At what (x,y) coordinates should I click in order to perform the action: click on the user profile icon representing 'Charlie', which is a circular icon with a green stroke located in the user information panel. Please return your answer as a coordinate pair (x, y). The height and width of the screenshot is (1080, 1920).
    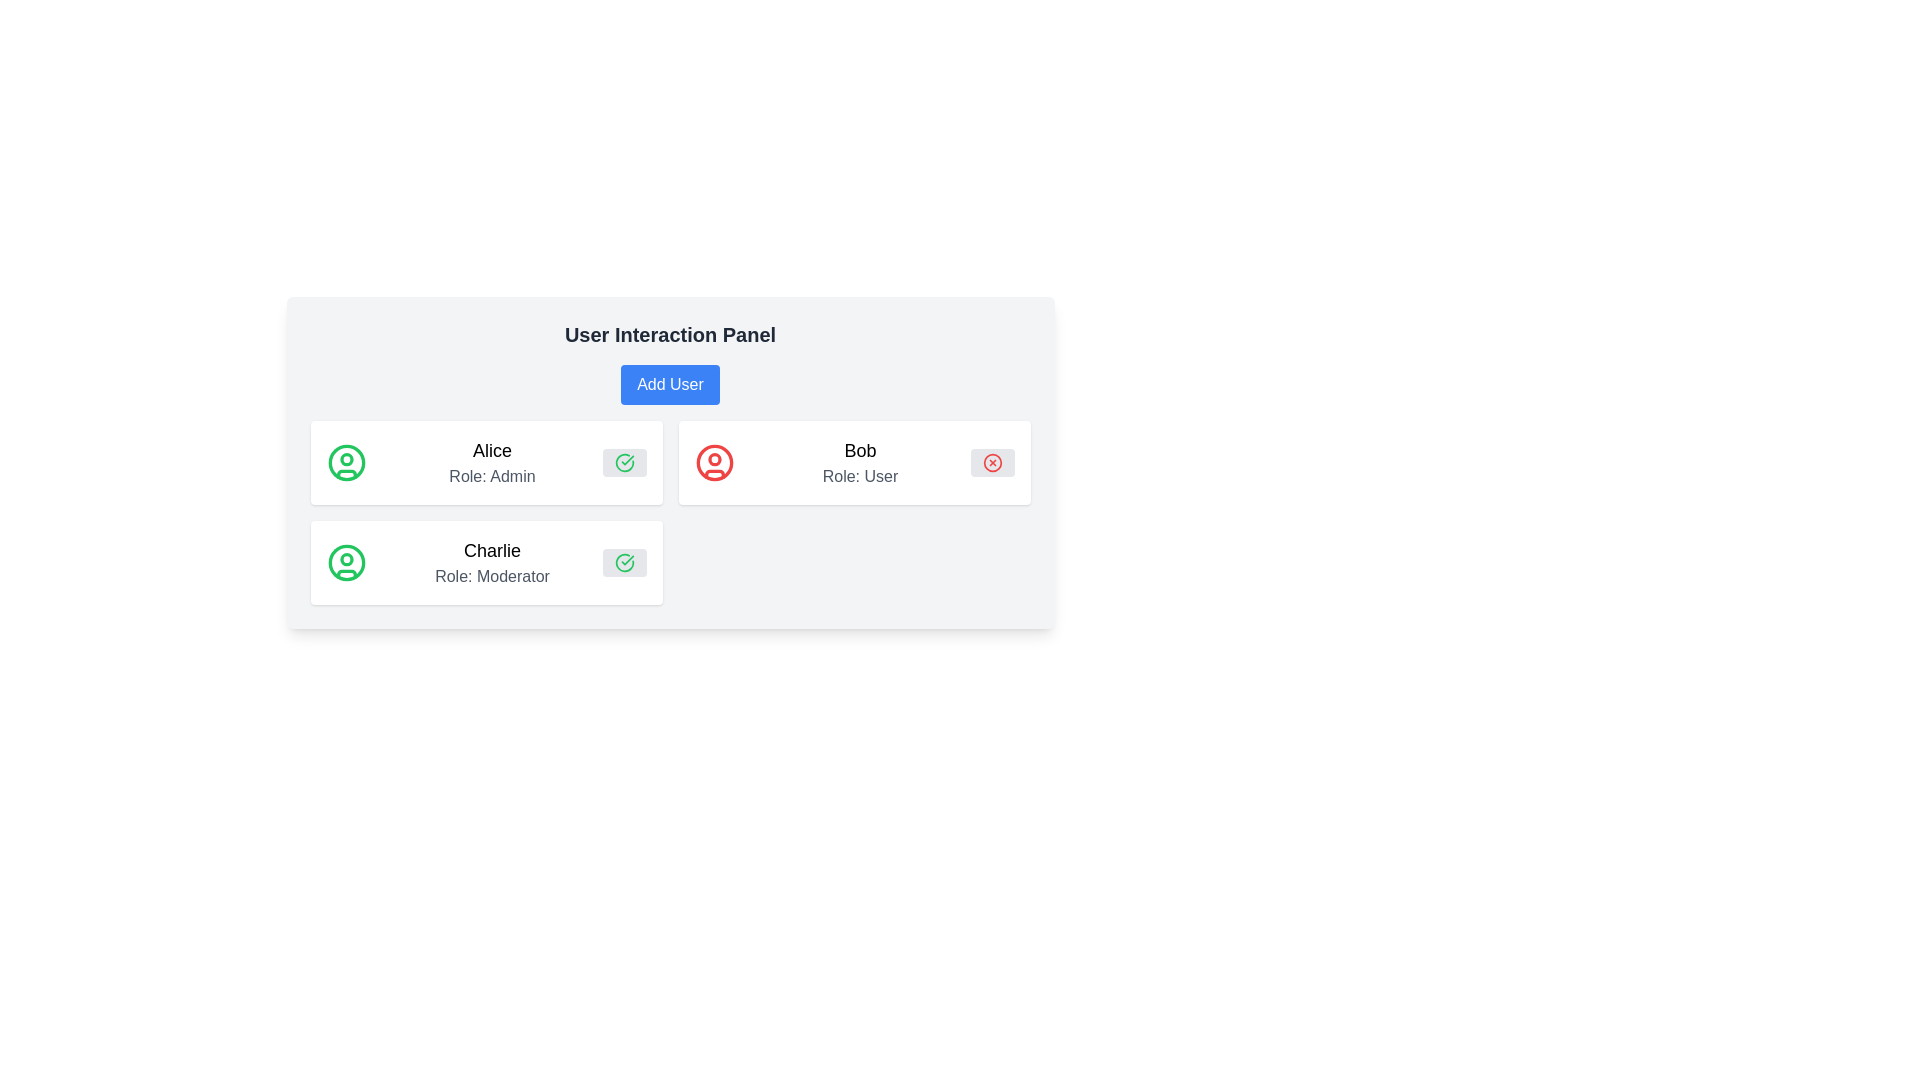
    Looking at the image, I should click on (346, 563).